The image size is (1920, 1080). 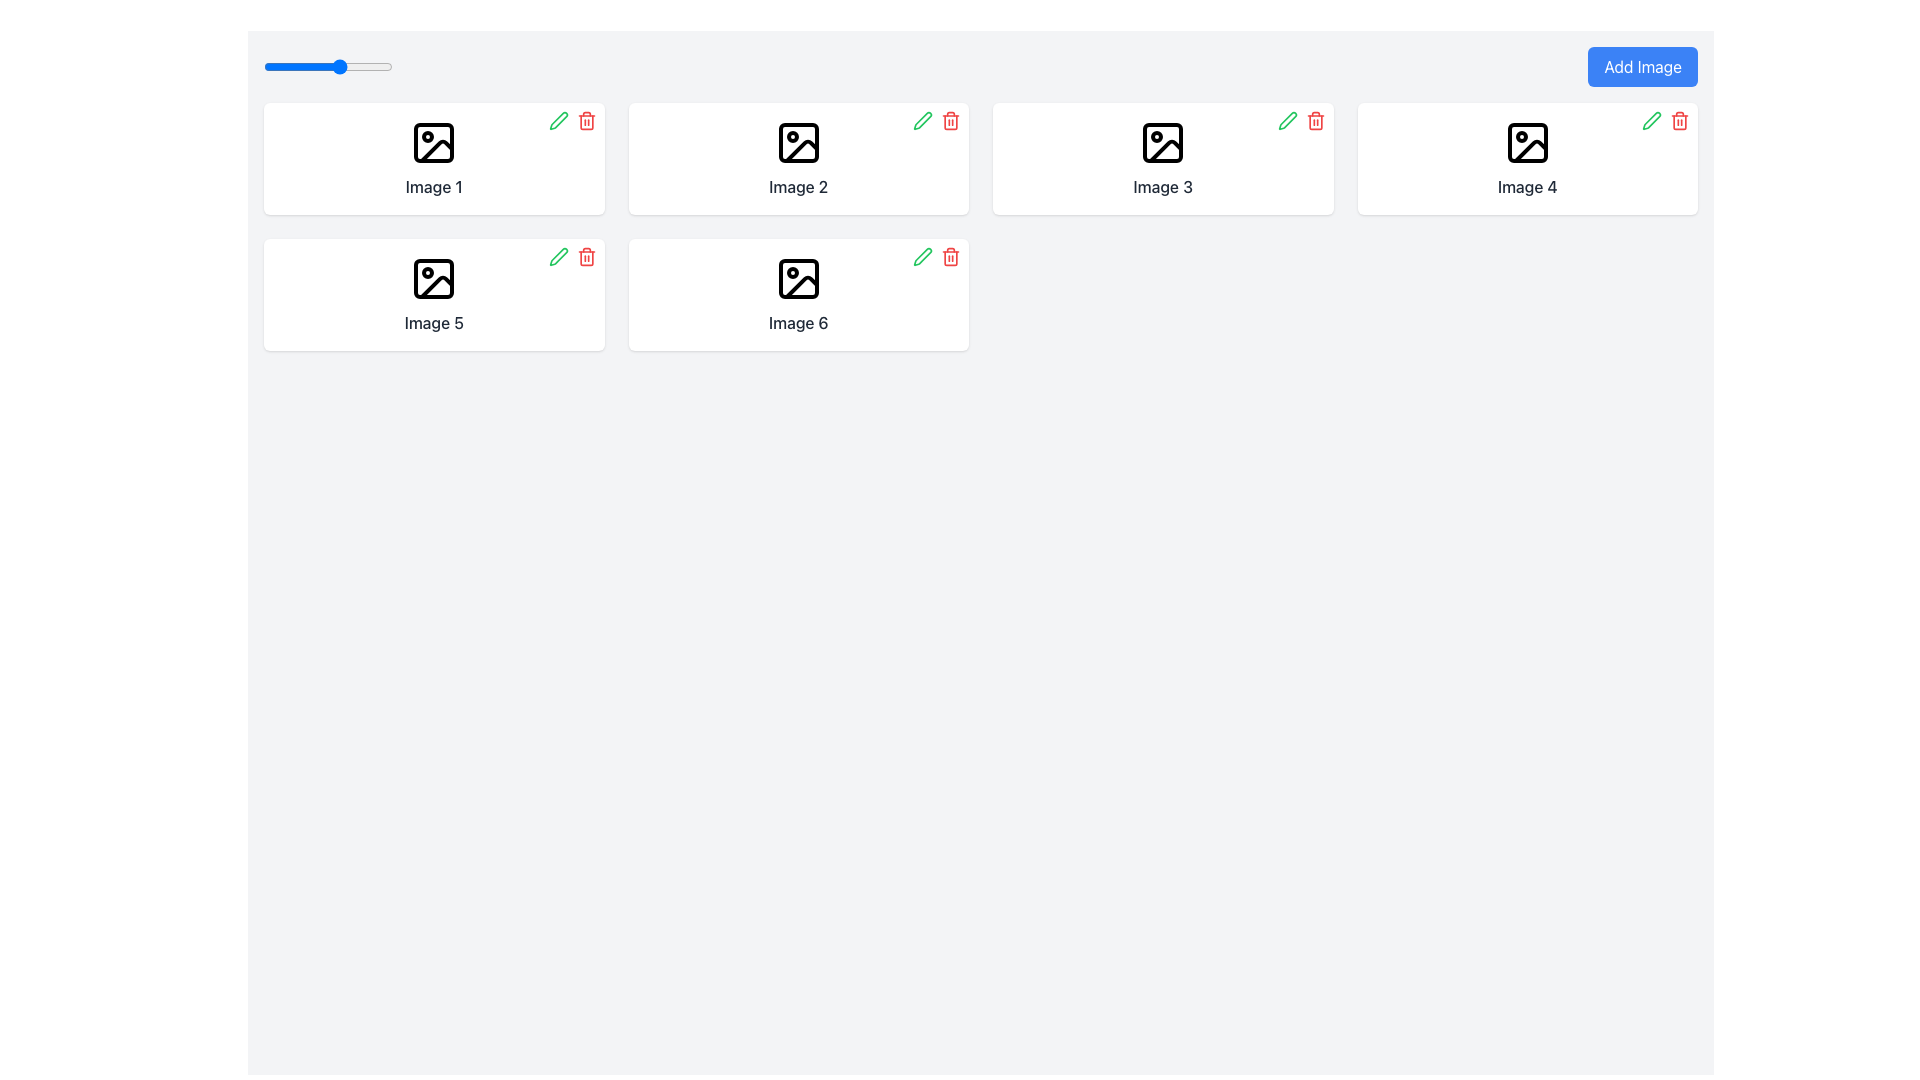 I want to click on the delete icon in the control panel located in the top-right corner of the card labeled 'Image 1', so click(x=571, y=120).